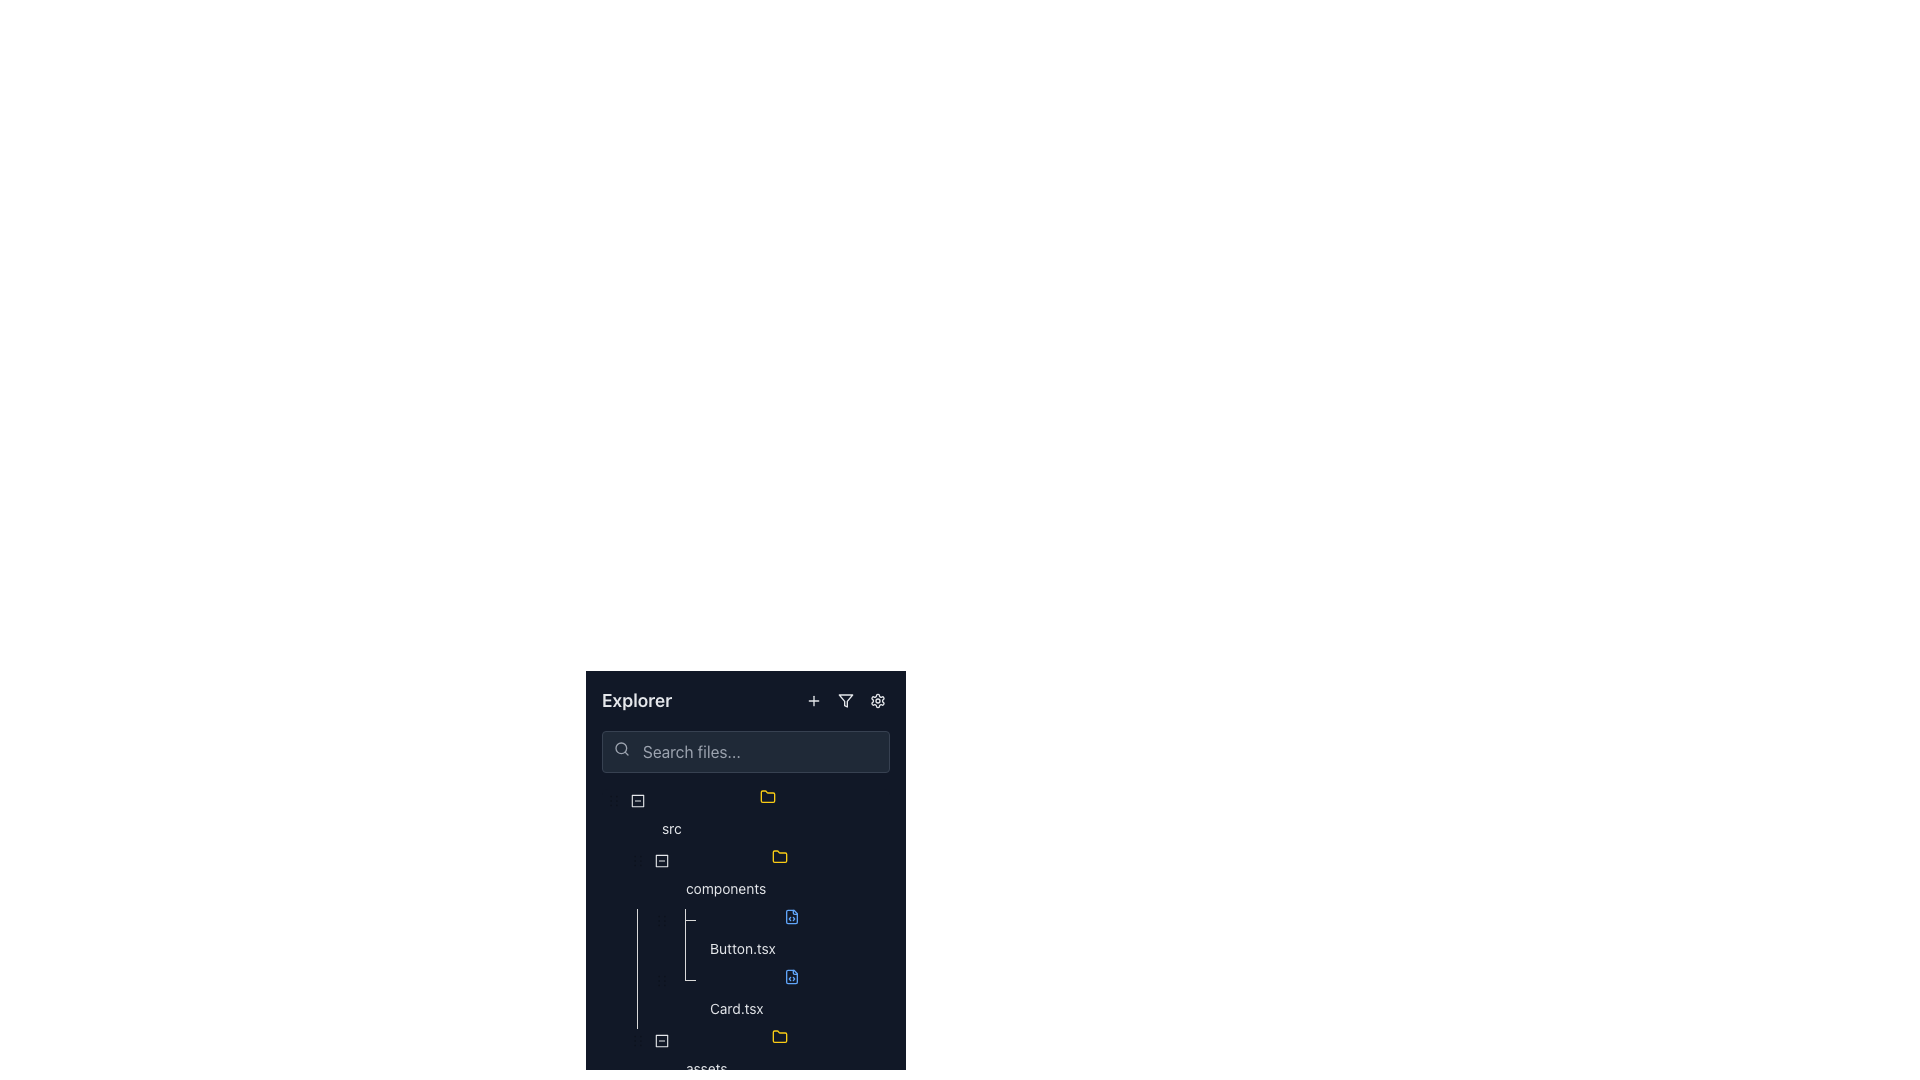 The image size is (1920, 1080). I want to click on the small cross-shaped icon in the header section of the sidebar, so click(814, 700).